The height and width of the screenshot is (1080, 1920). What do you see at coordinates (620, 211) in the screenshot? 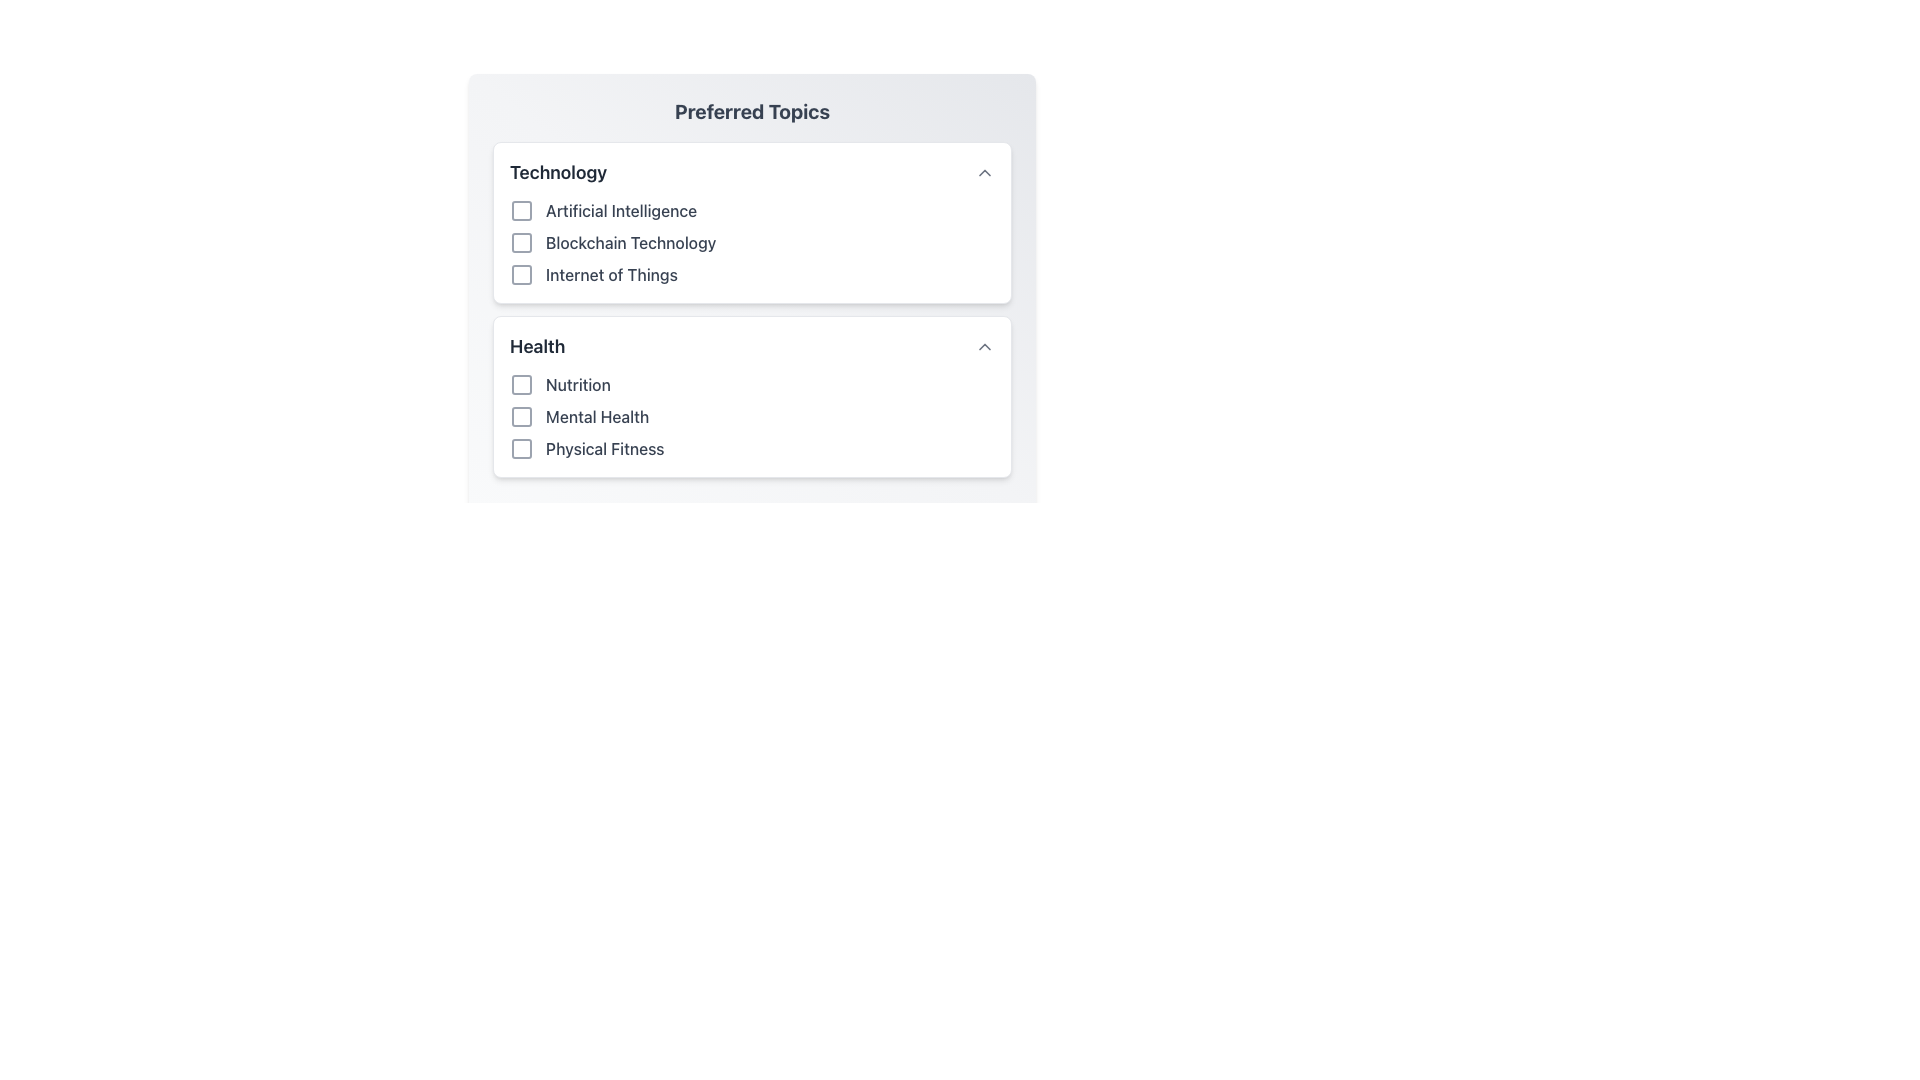
I see `the text label displaying 'Artificial Intelligence' in the 'Preferred Topics' panel within the 'Technology' section` at bounding box center [620, 211].